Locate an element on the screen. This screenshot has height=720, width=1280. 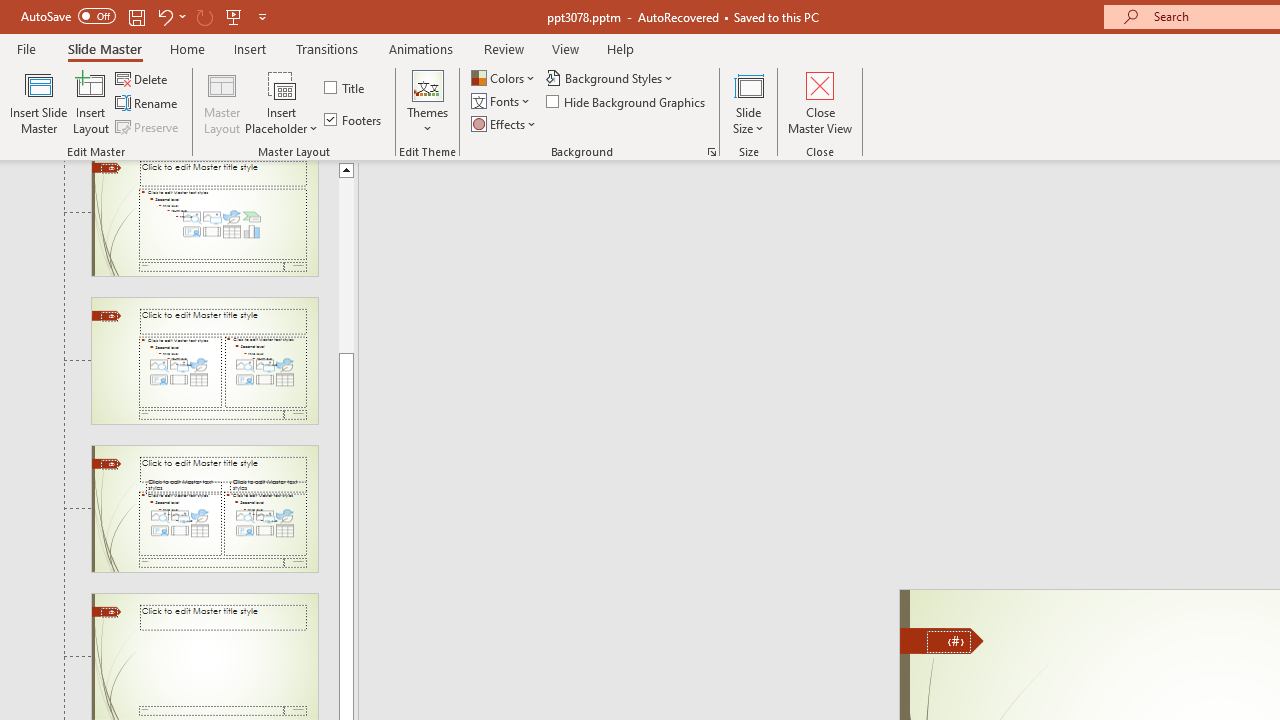
'Freeform 11' is located at coordinates (941, 640).